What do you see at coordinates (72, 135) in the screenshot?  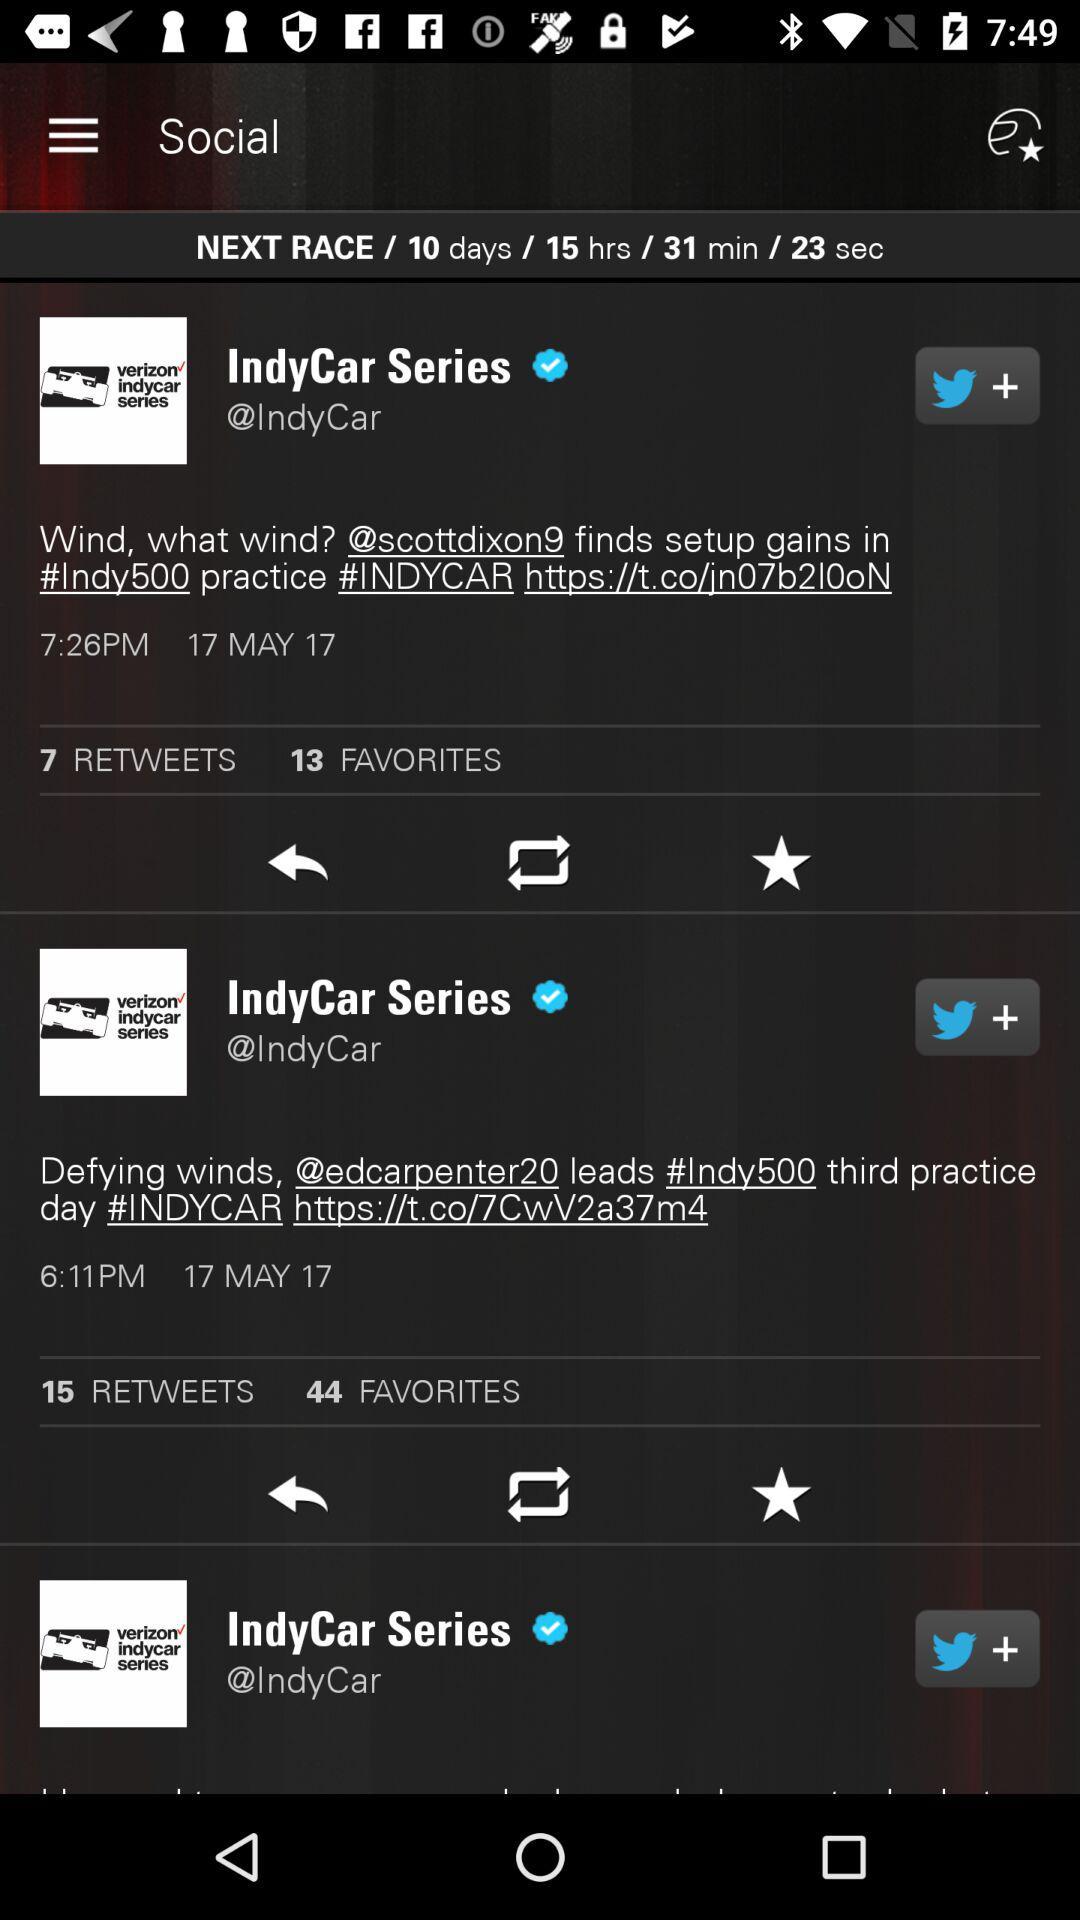 I see `the item next to the social app` at bounding box center [72, 135].